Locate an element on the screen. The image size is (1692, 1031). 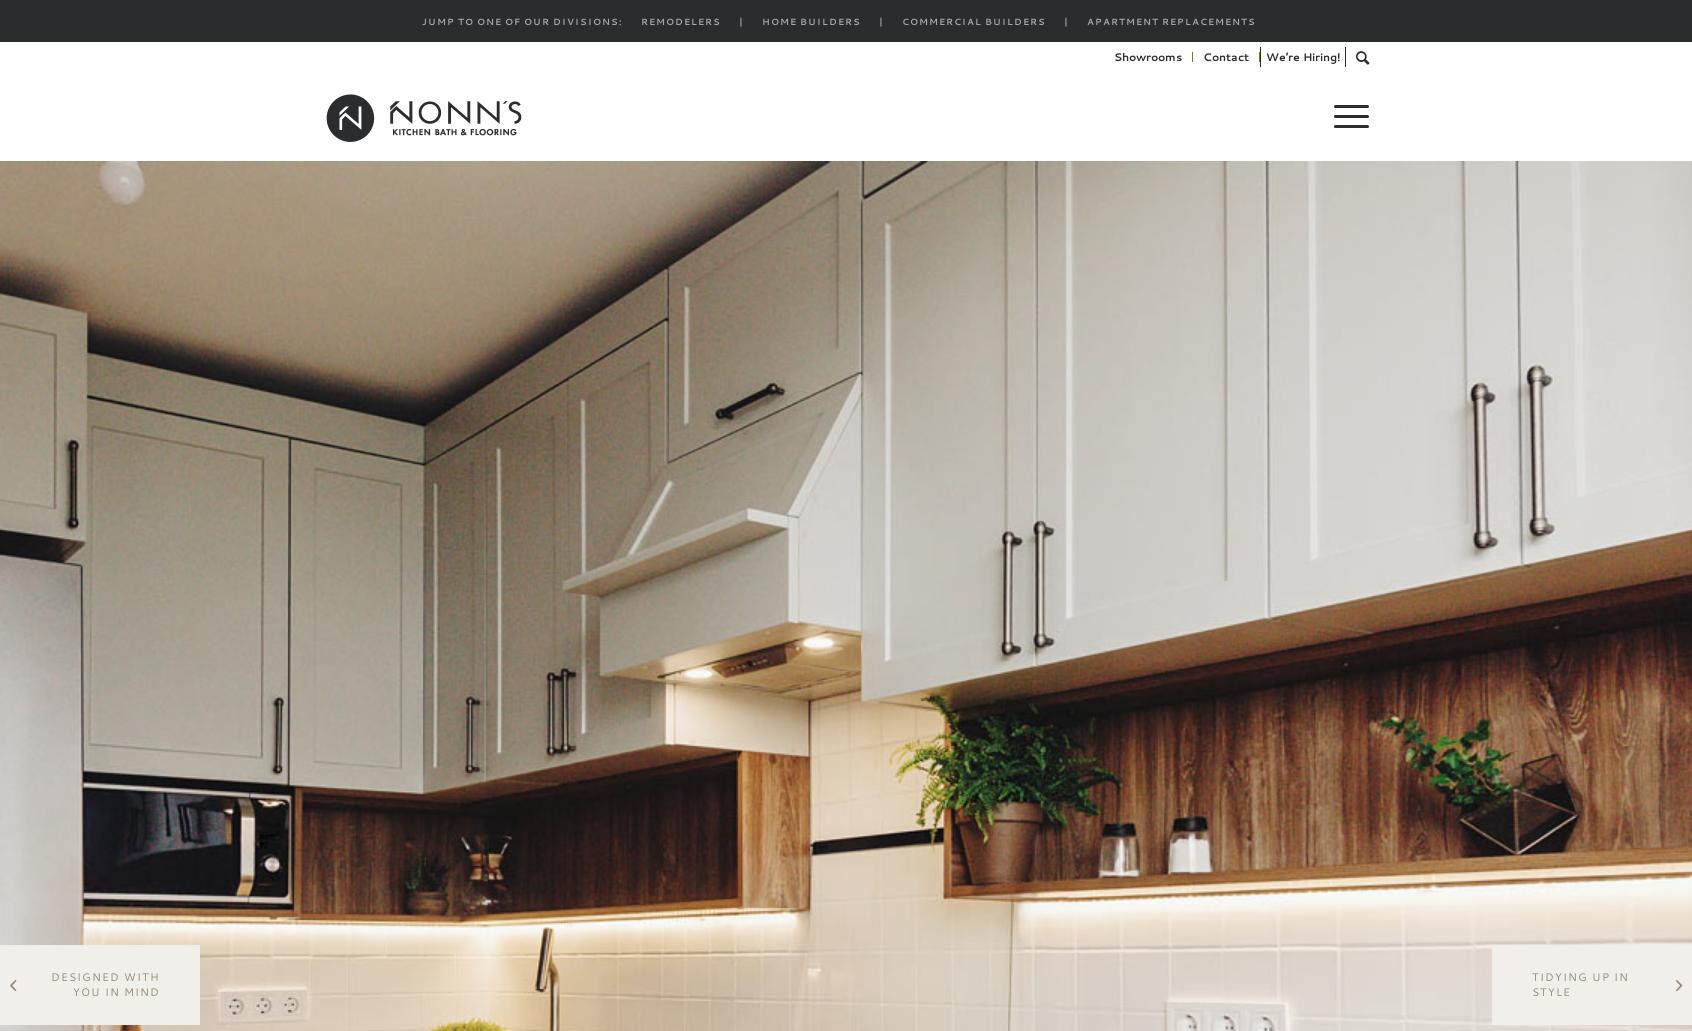
'Commercial Builders' is located at coordinates (973, 21).